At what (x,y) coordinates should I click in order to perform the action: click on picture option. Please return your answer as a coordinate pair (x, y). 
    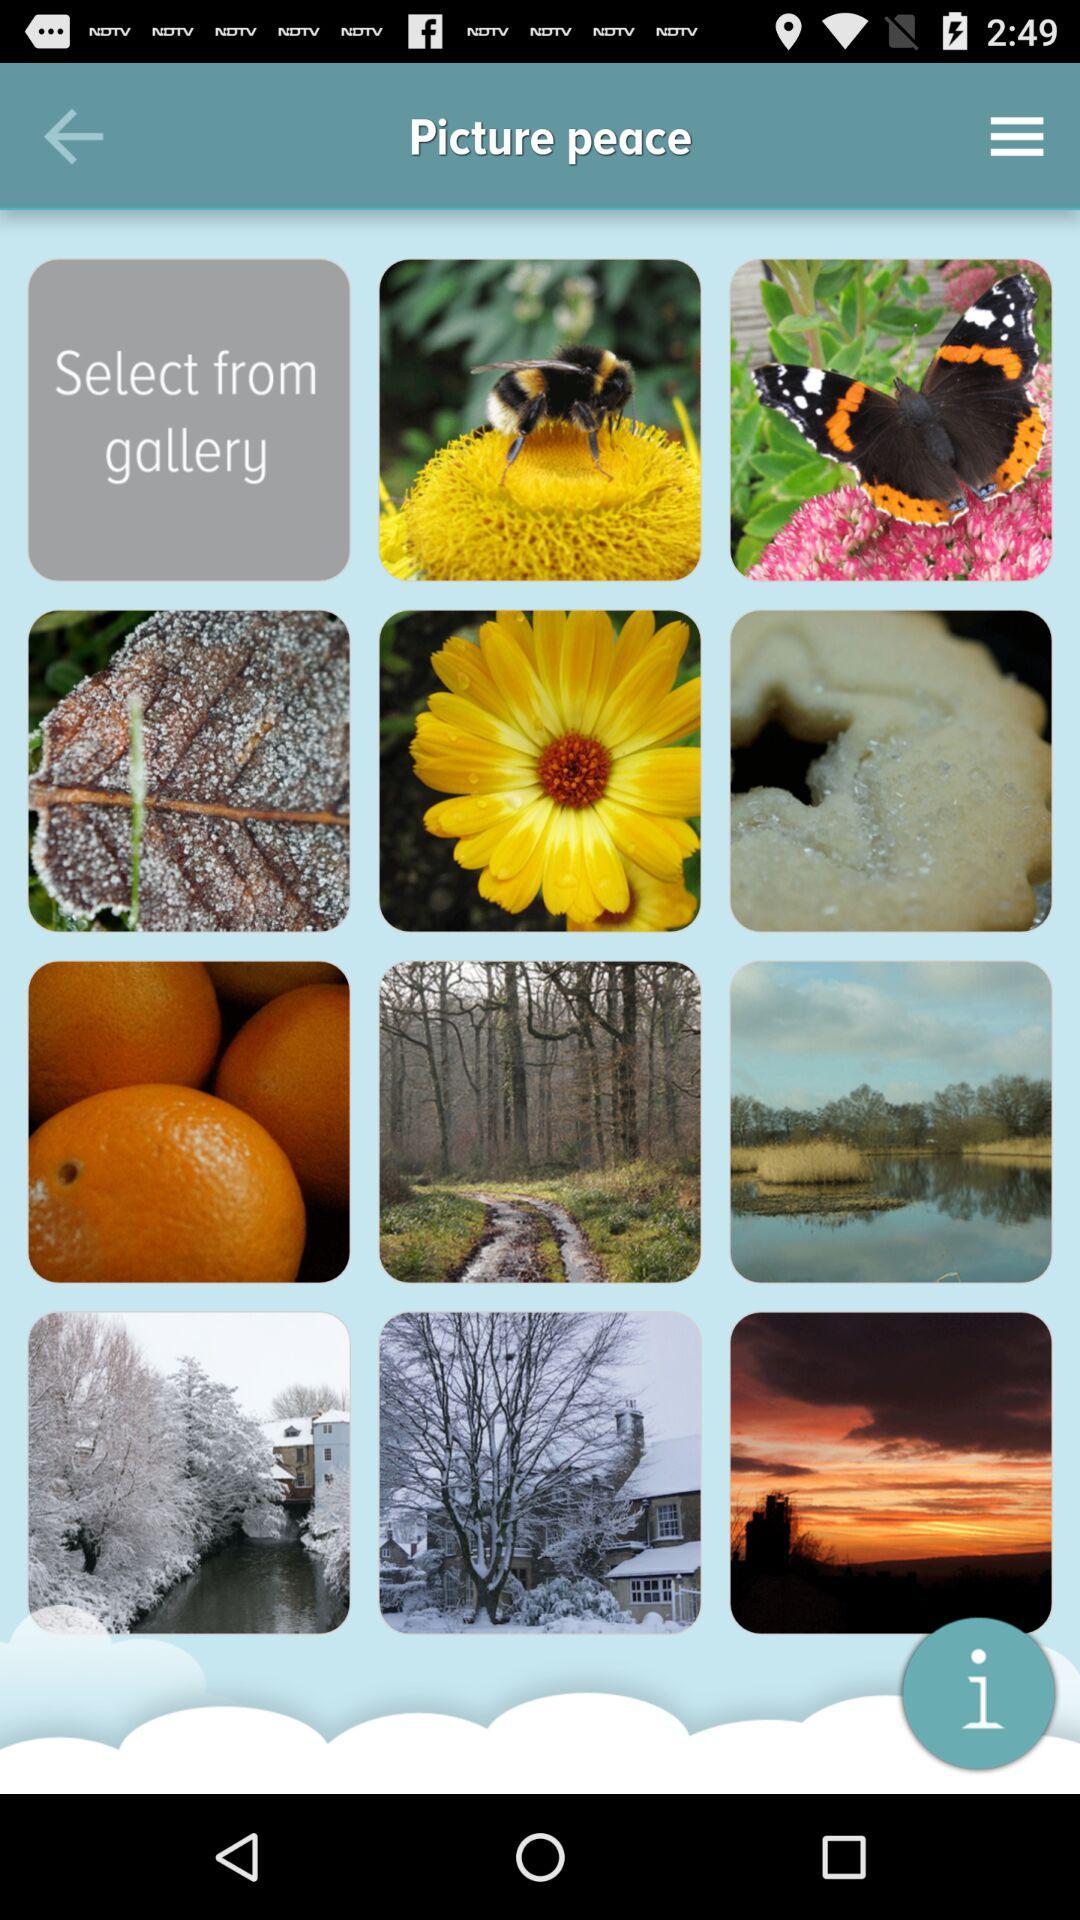
    Looking at the image, I should click on (890, 419).